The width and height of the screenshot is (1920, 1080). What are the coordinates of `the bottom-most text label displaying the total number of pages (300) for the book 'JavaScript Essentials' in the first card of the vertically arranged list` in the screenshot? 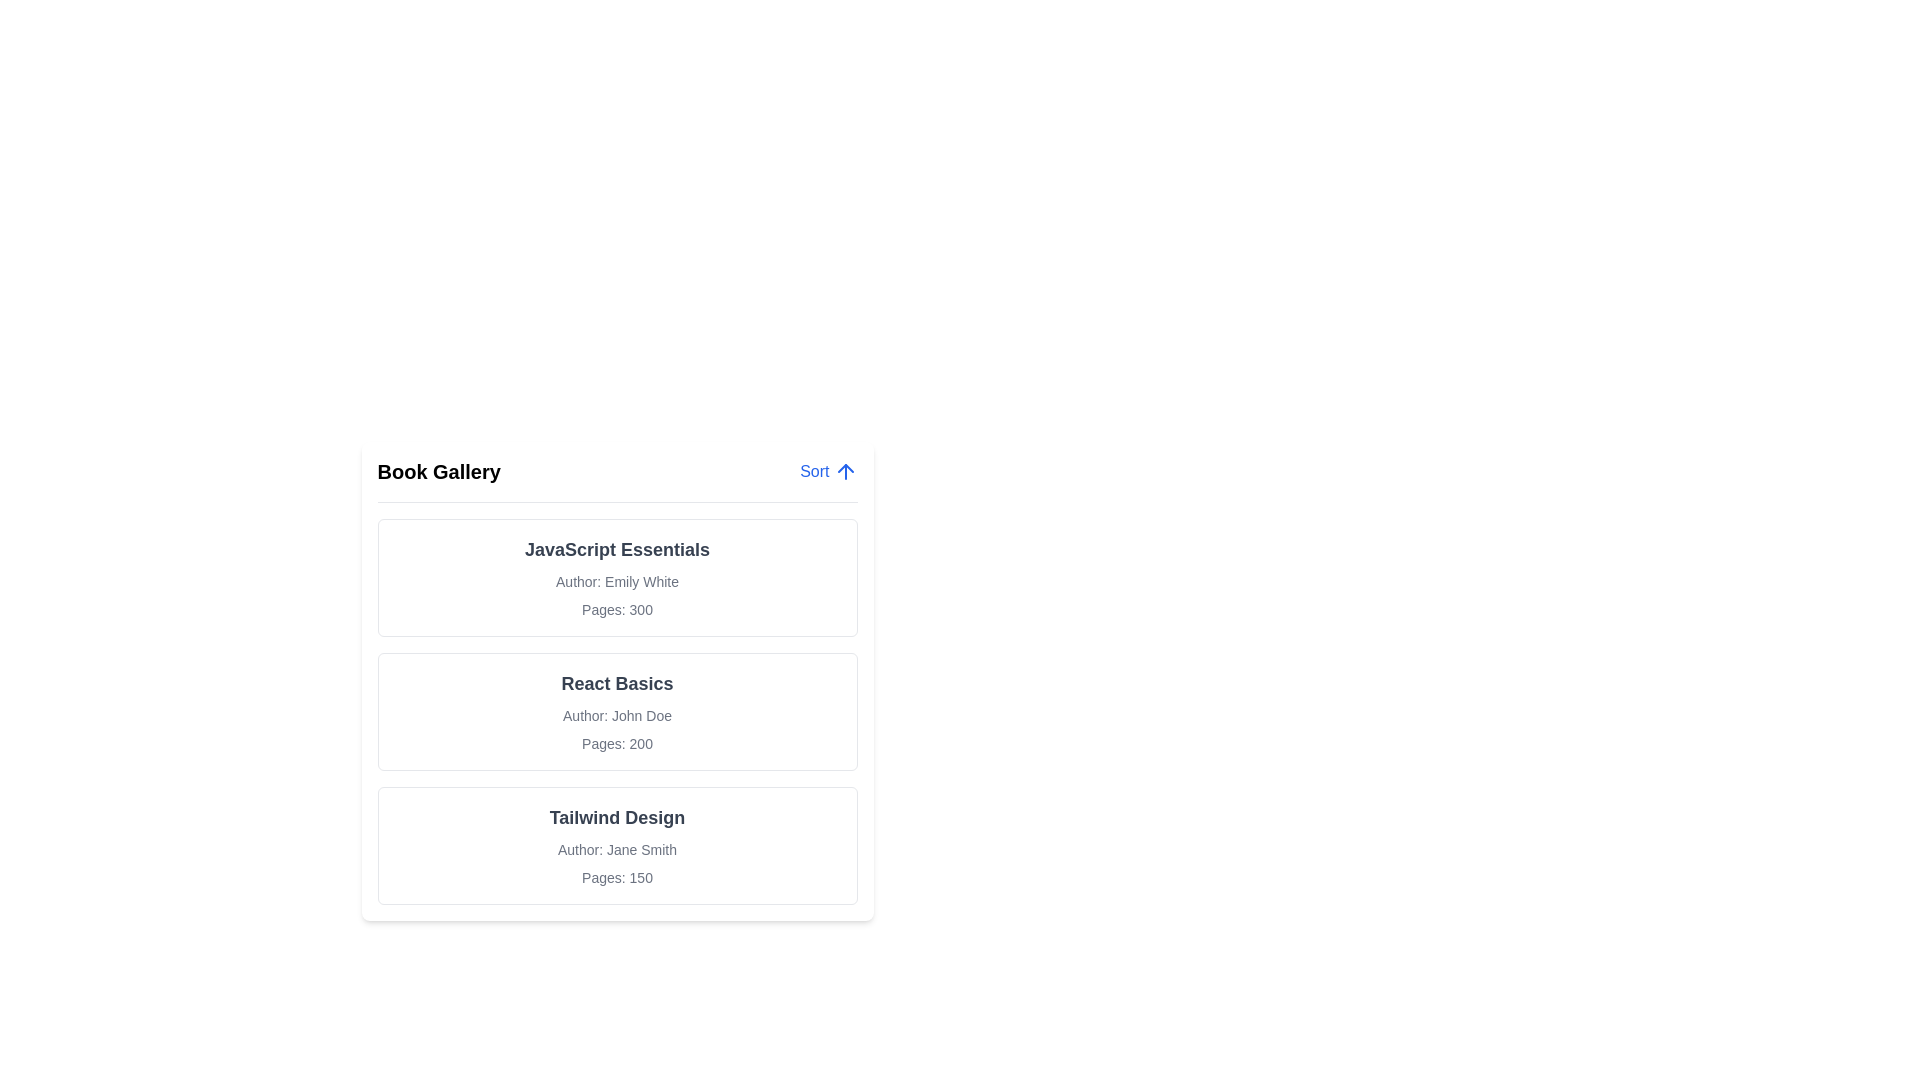 It's located at (616, 608).